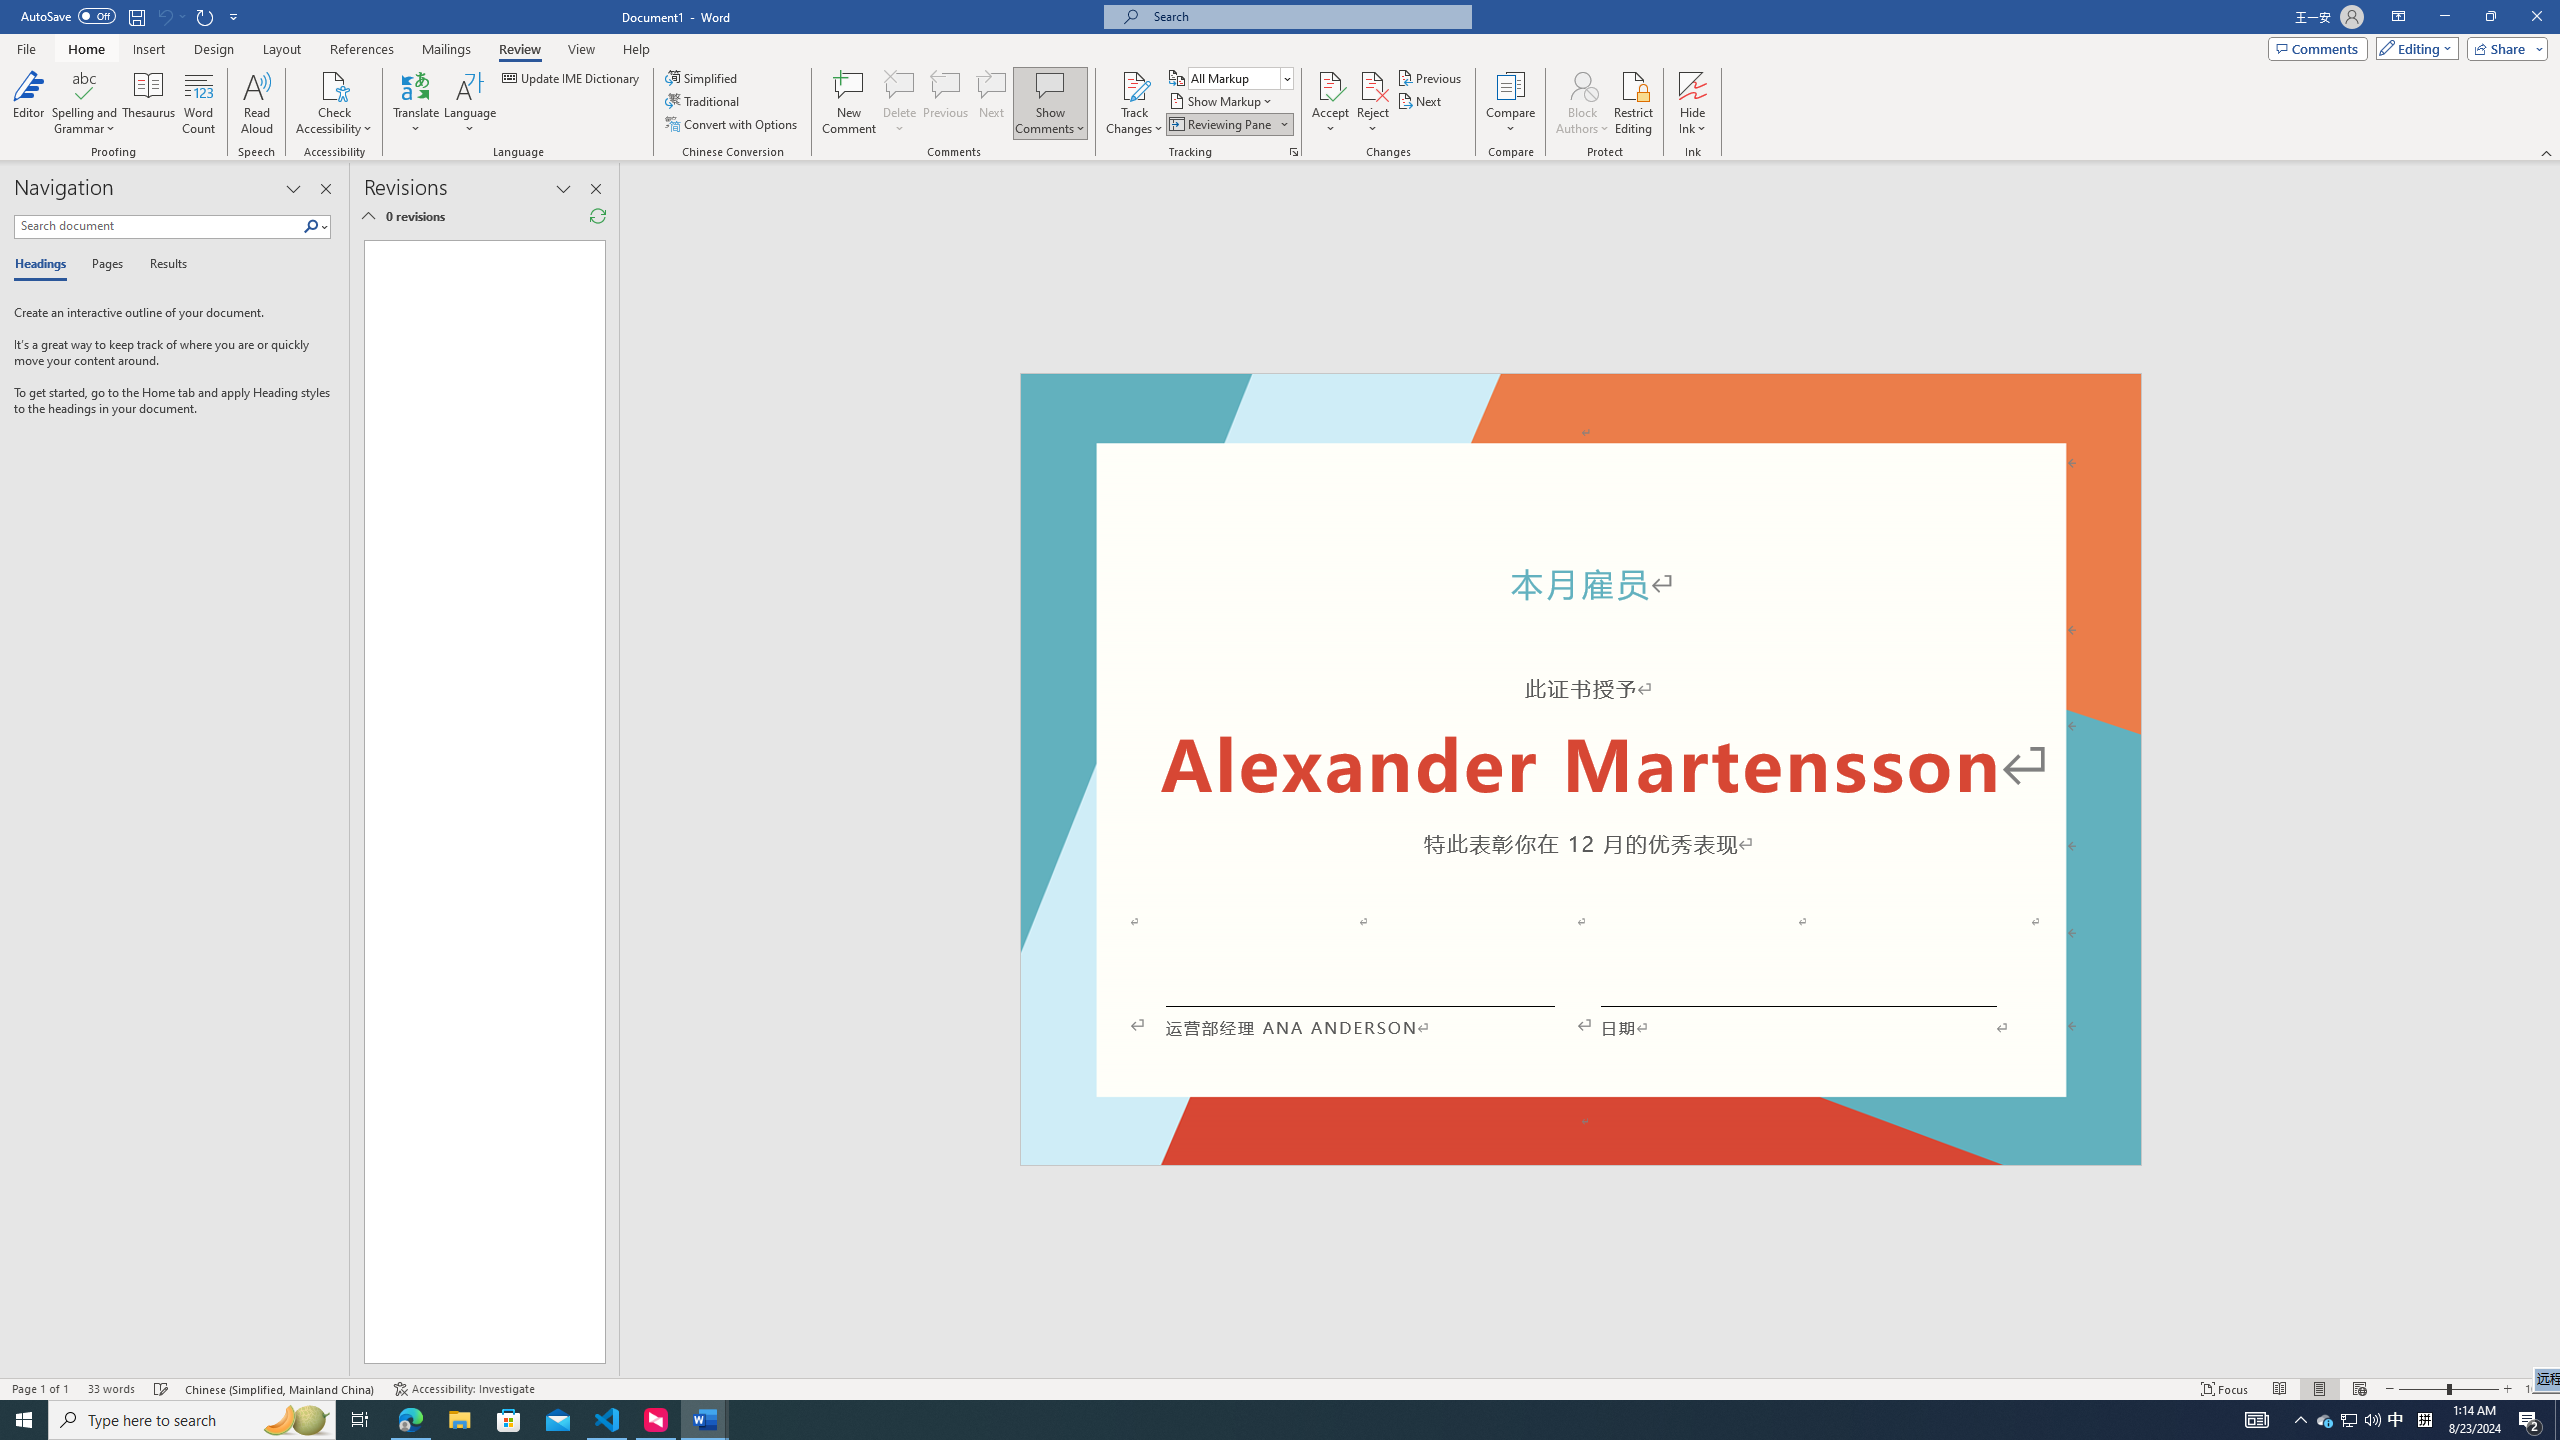 The image size is (2560, 1440). Describe the element at coordinates (256, 103) in the screenshot. I see `'Read Aloud'` at that location.